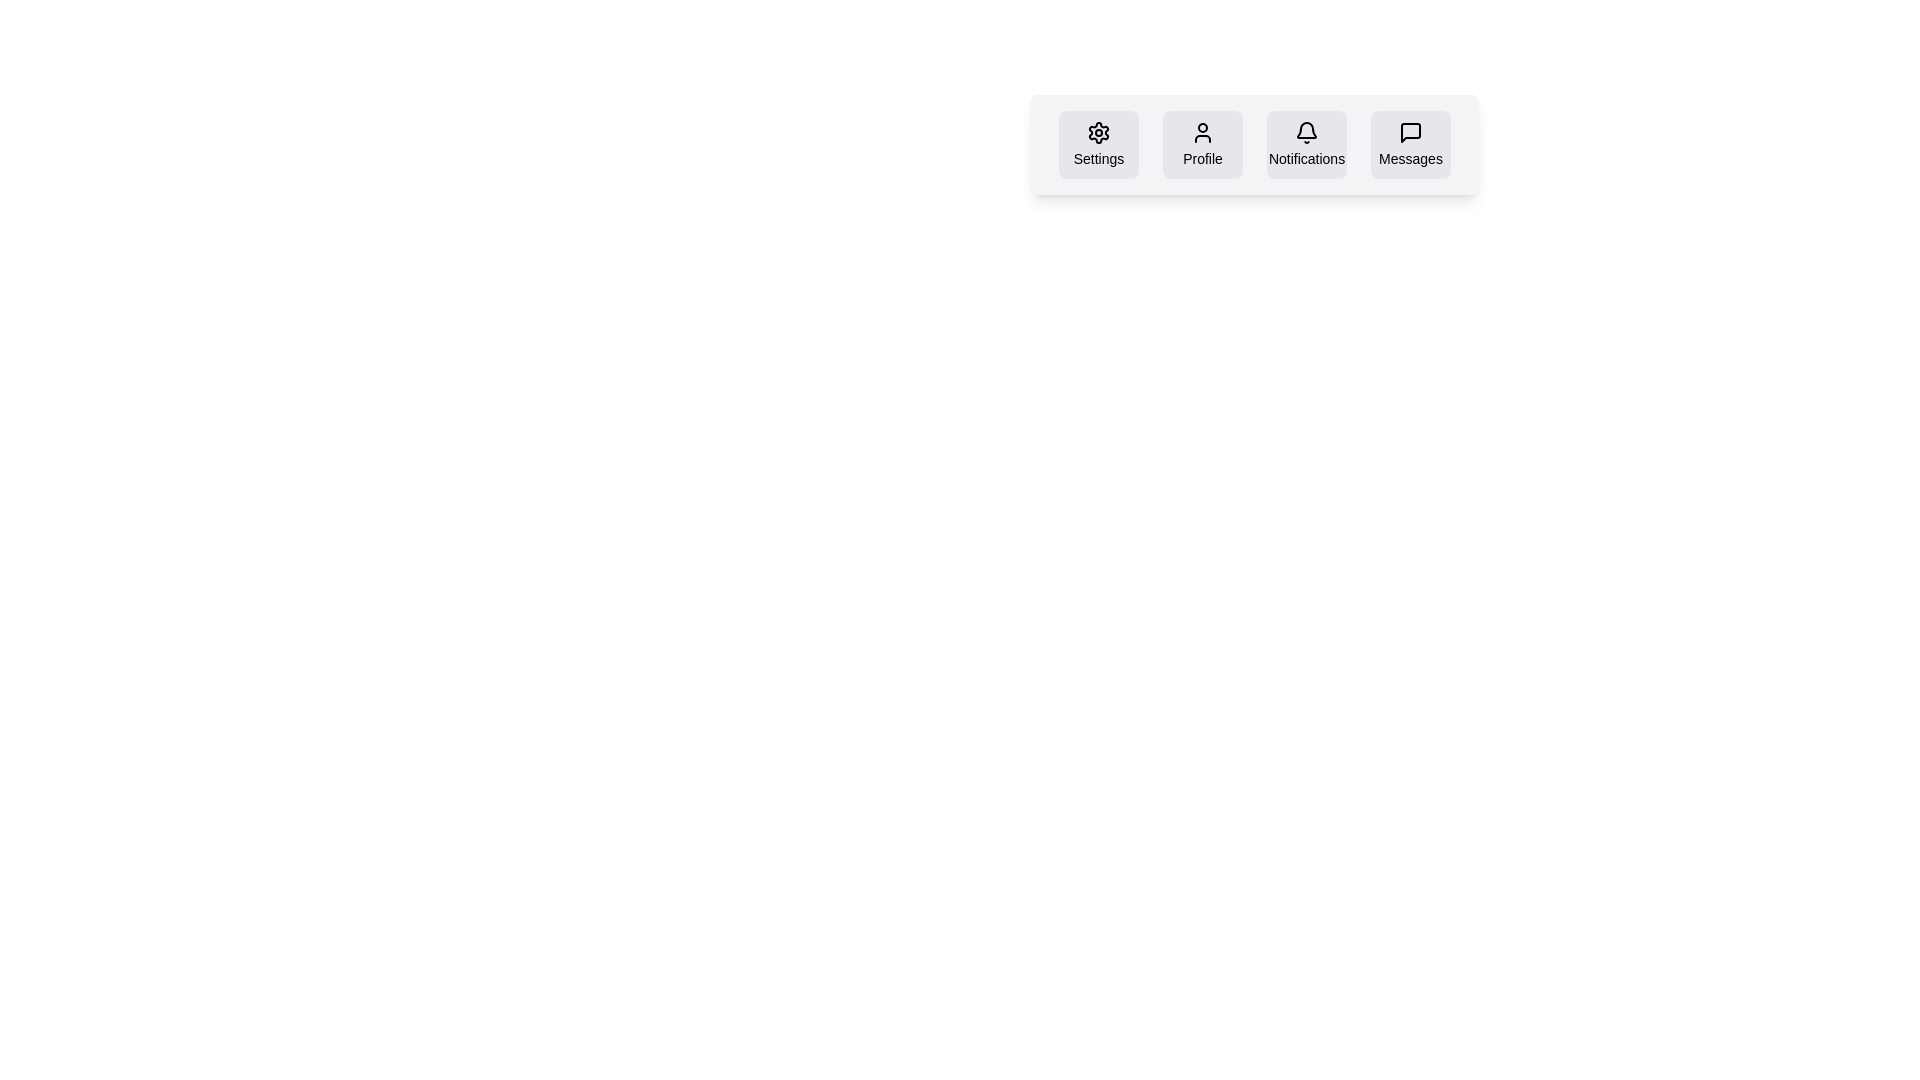 This screenshot has height=1080, width=1920. What do you see at coordinates (1098, 132) in the screenshot?
I see `the cogwheel icon in the settings toolbar` at bounding box center [1098, 132].